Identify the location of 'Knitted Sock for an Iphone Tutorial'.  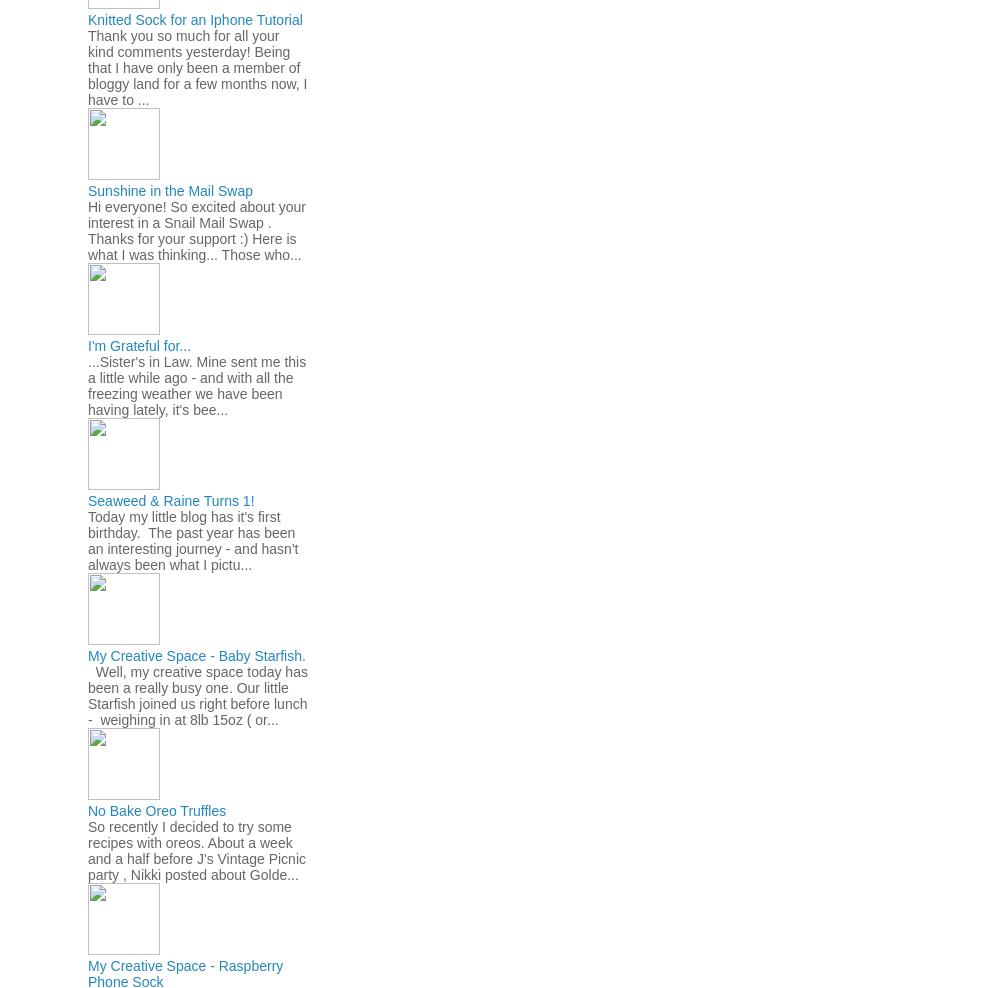
(87, 17).